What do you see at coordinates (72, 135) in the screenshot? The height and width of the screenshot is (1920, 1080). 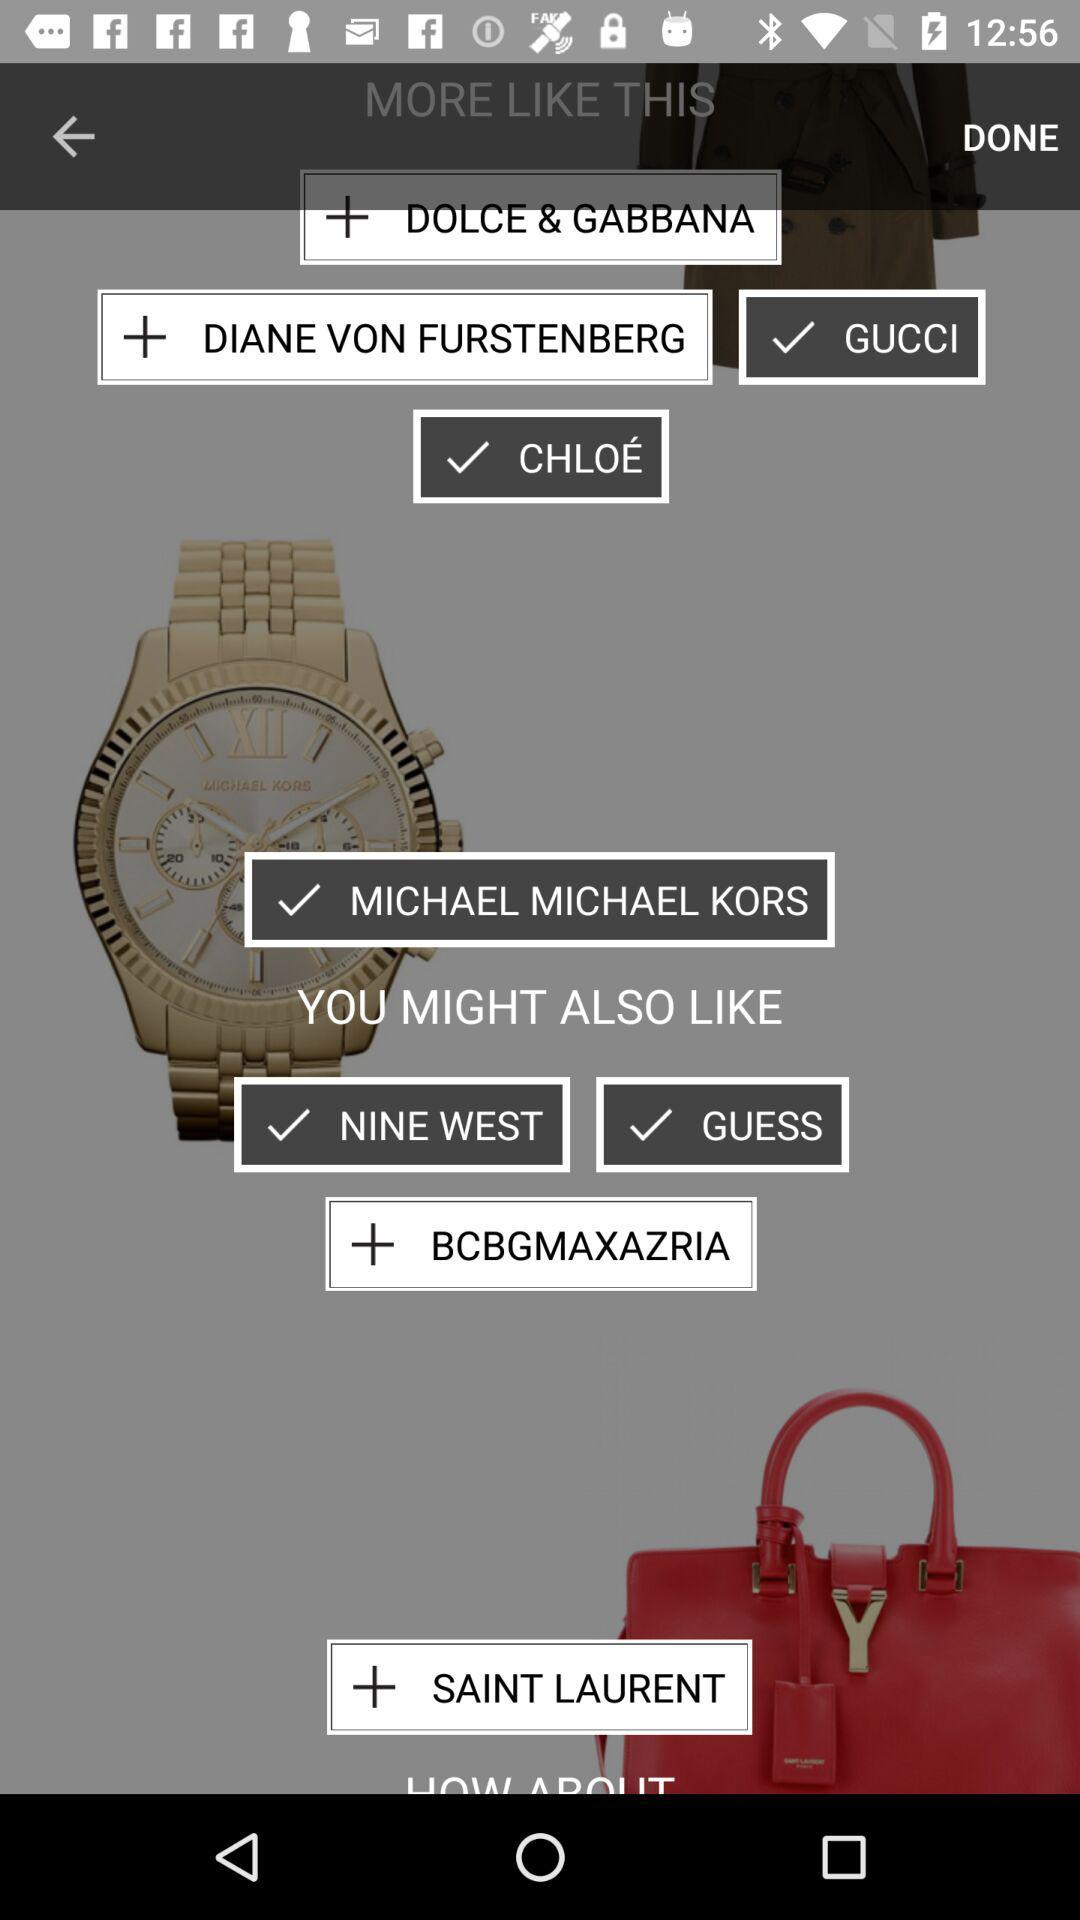 I see `the icon above the diane von furstenberg item` at bounding box center [72, 135].